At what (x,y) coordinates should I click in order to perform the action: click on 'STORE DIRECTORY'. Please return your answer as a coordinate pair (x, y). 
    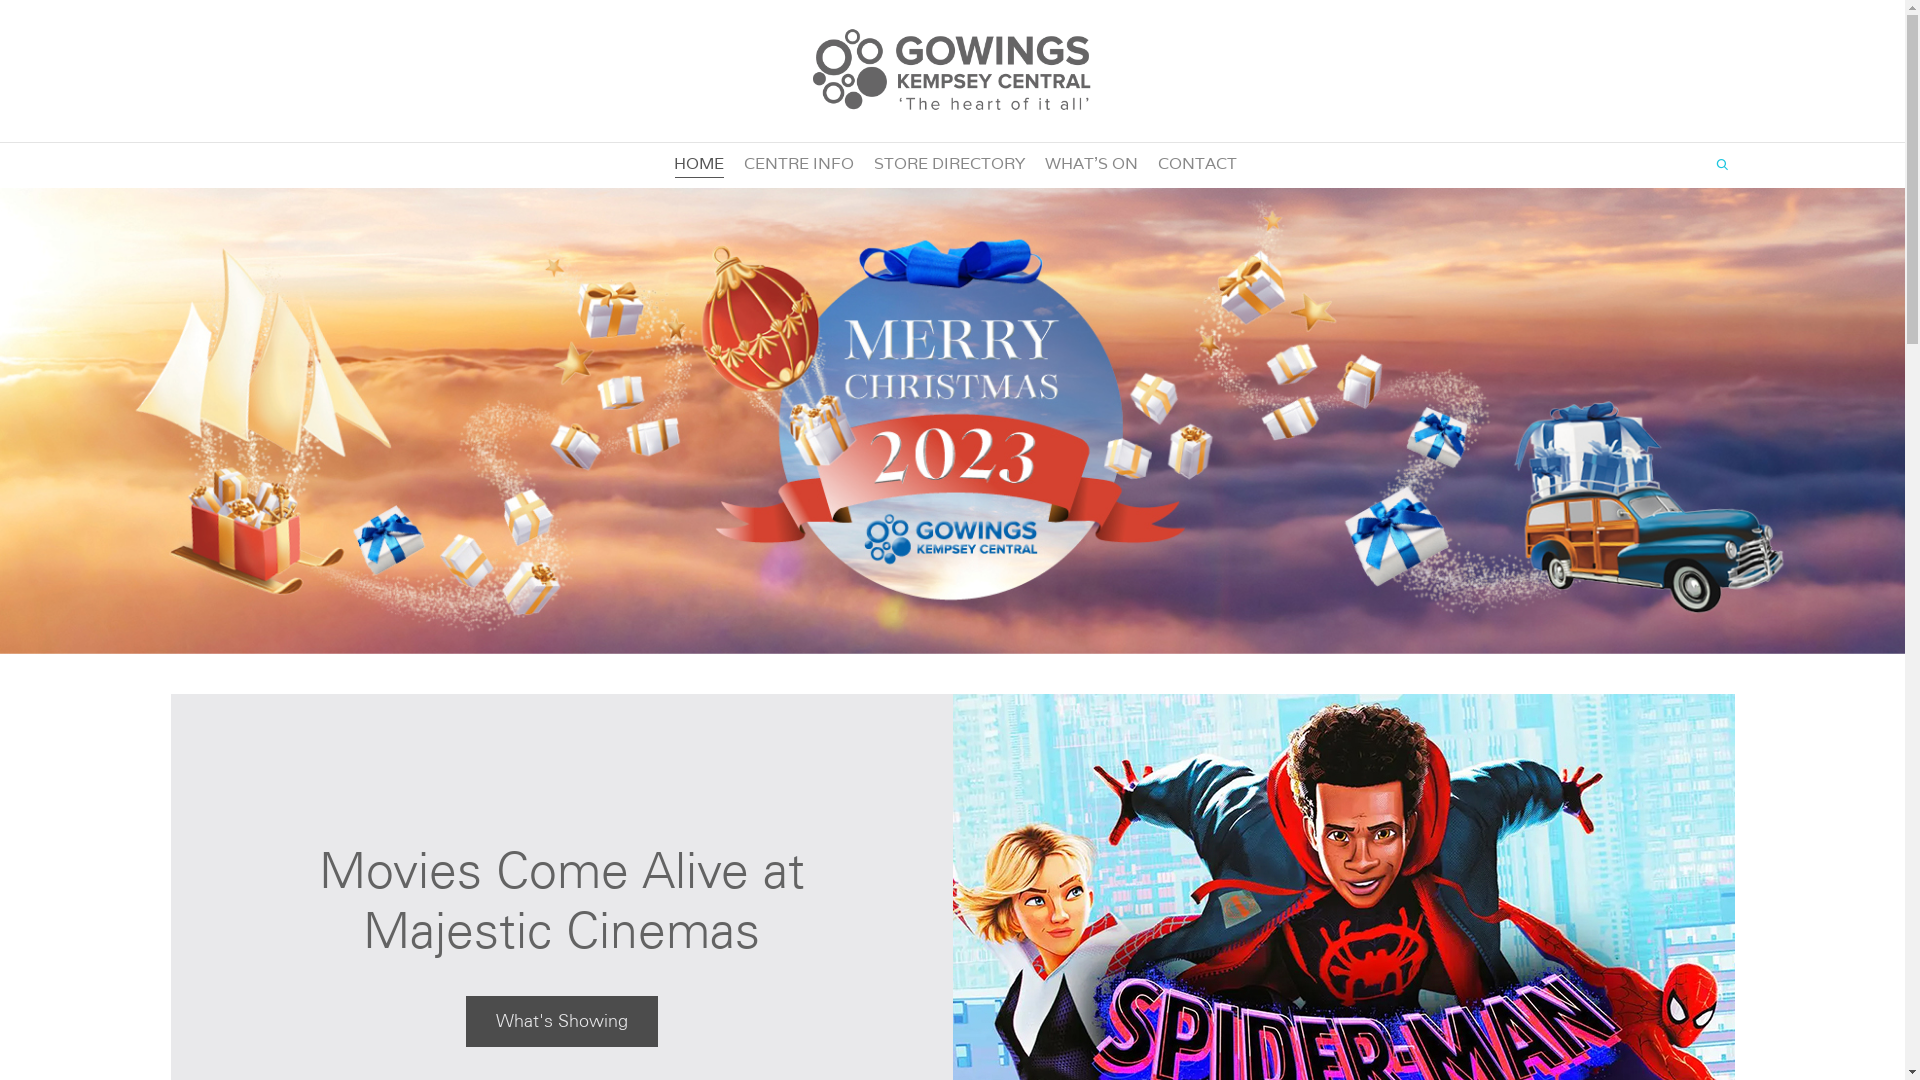
    Looking at the image, I should click on (948, 163).